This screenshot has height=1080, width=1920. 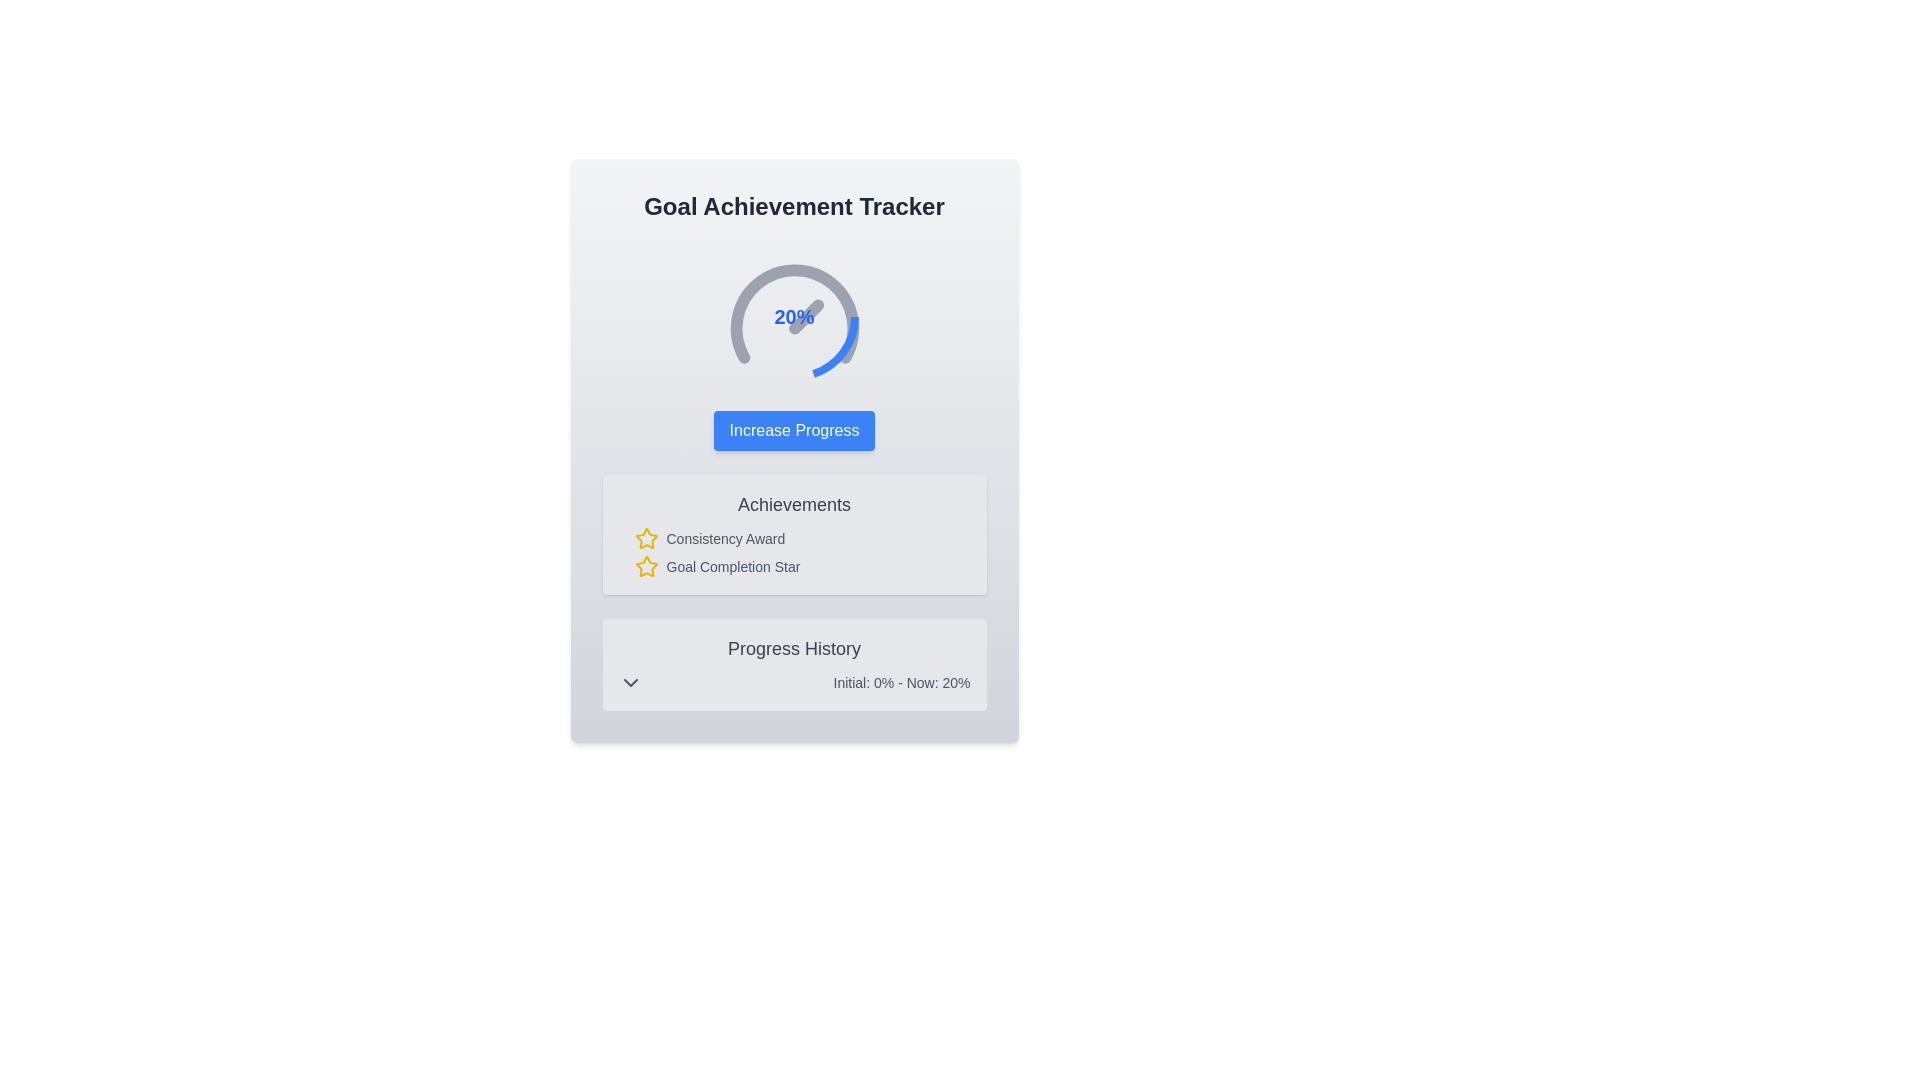 I want to click on the 'Increase Progress' button, which is a rectangular button with a blue background and white text, located below a circular progress indicator showing '20%' and above the 'Achievements' section, so click(x=793, y=430).